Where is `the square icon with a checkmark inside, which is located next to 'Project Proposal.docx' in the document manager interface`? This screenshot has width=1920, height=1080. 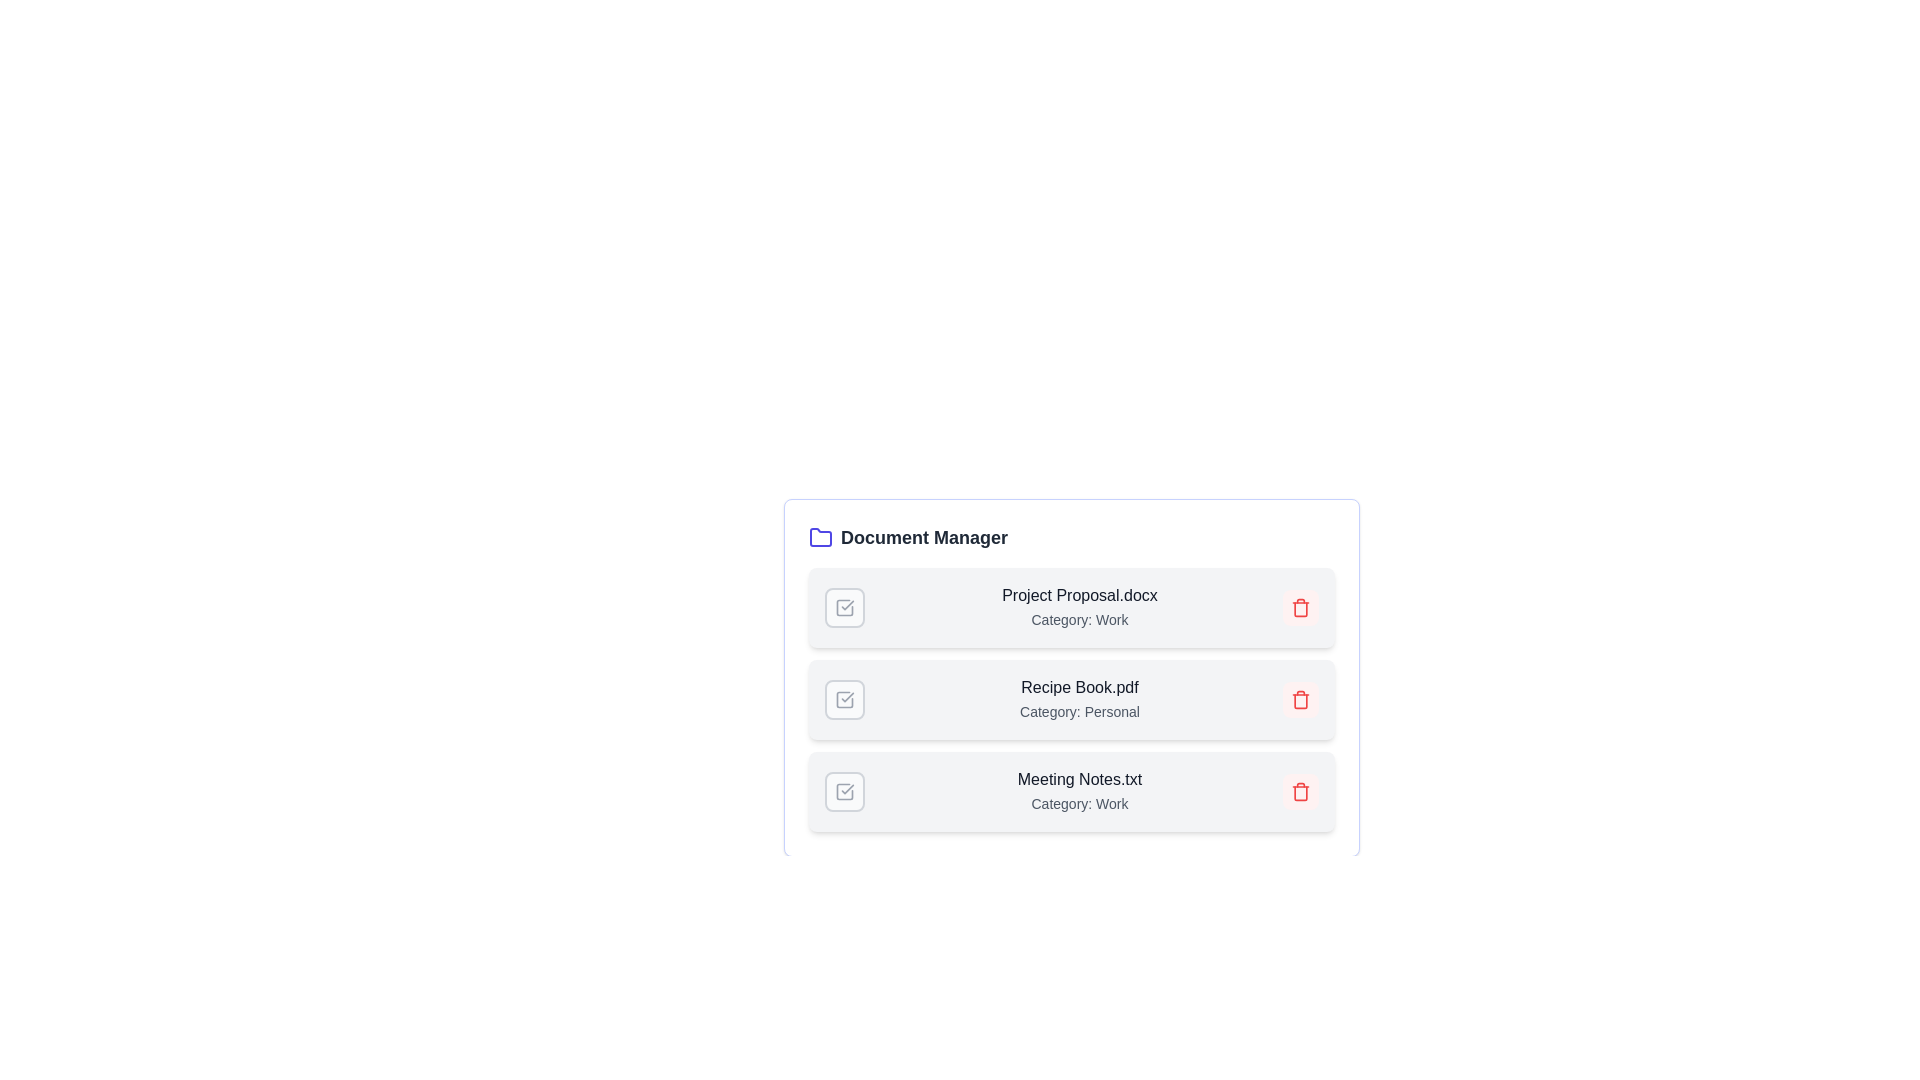
the square icon with a checkmark inside, which is located next to 'Project Proposal.docx' in the document manager interface is located at coordinates (844, 607).